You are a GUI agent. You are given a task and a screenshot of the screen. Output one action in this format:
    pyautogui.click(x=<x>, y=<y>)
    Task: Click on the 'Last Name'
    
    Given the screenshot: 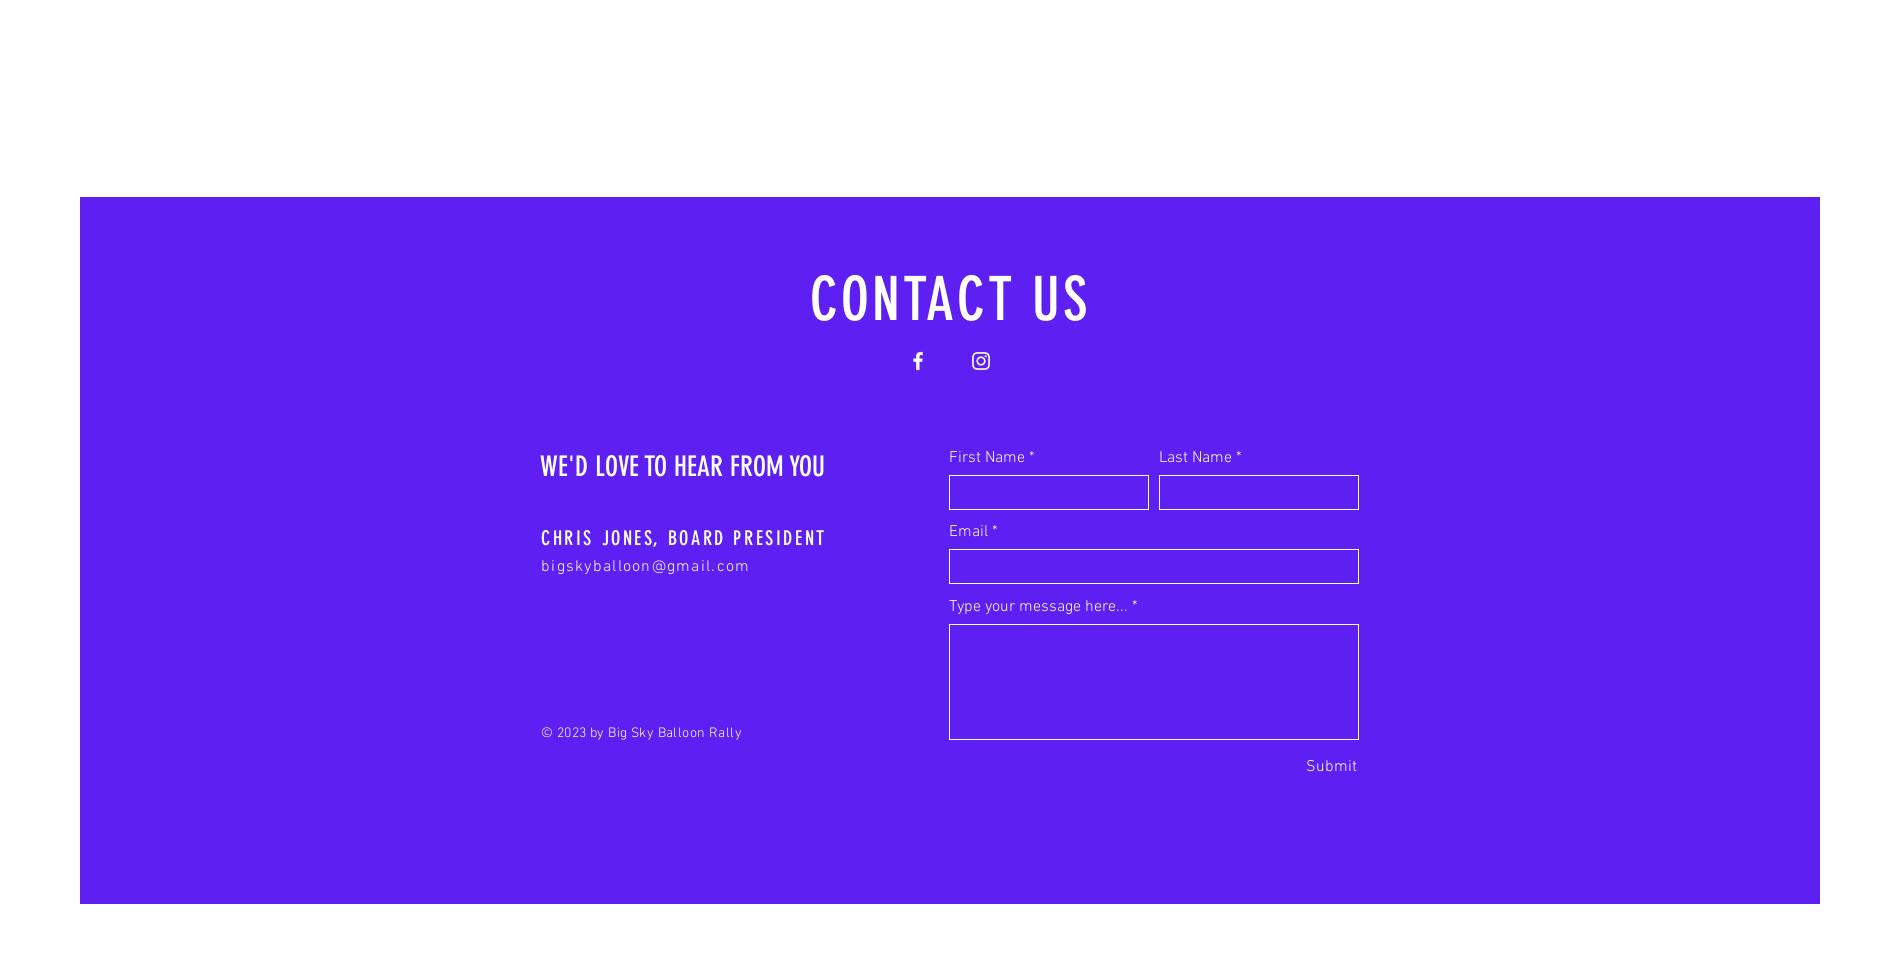 What is the action you would take?
    pyautogui.click(x=1194, y=458)
    